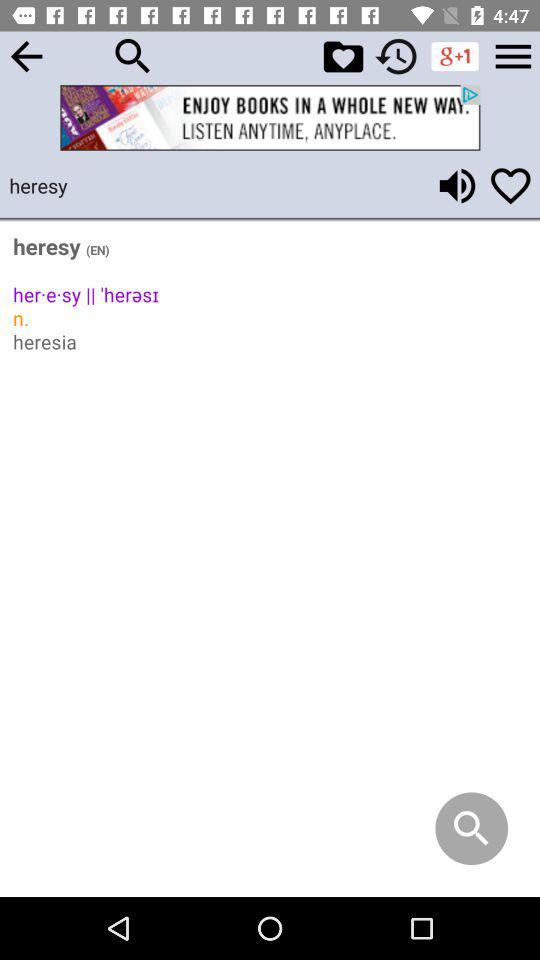 This screenshot has width=540, height=960. What do you see at coordinates (342, 55) in the screenshot?
I see `to favorites` at bounding box center [342, 55].